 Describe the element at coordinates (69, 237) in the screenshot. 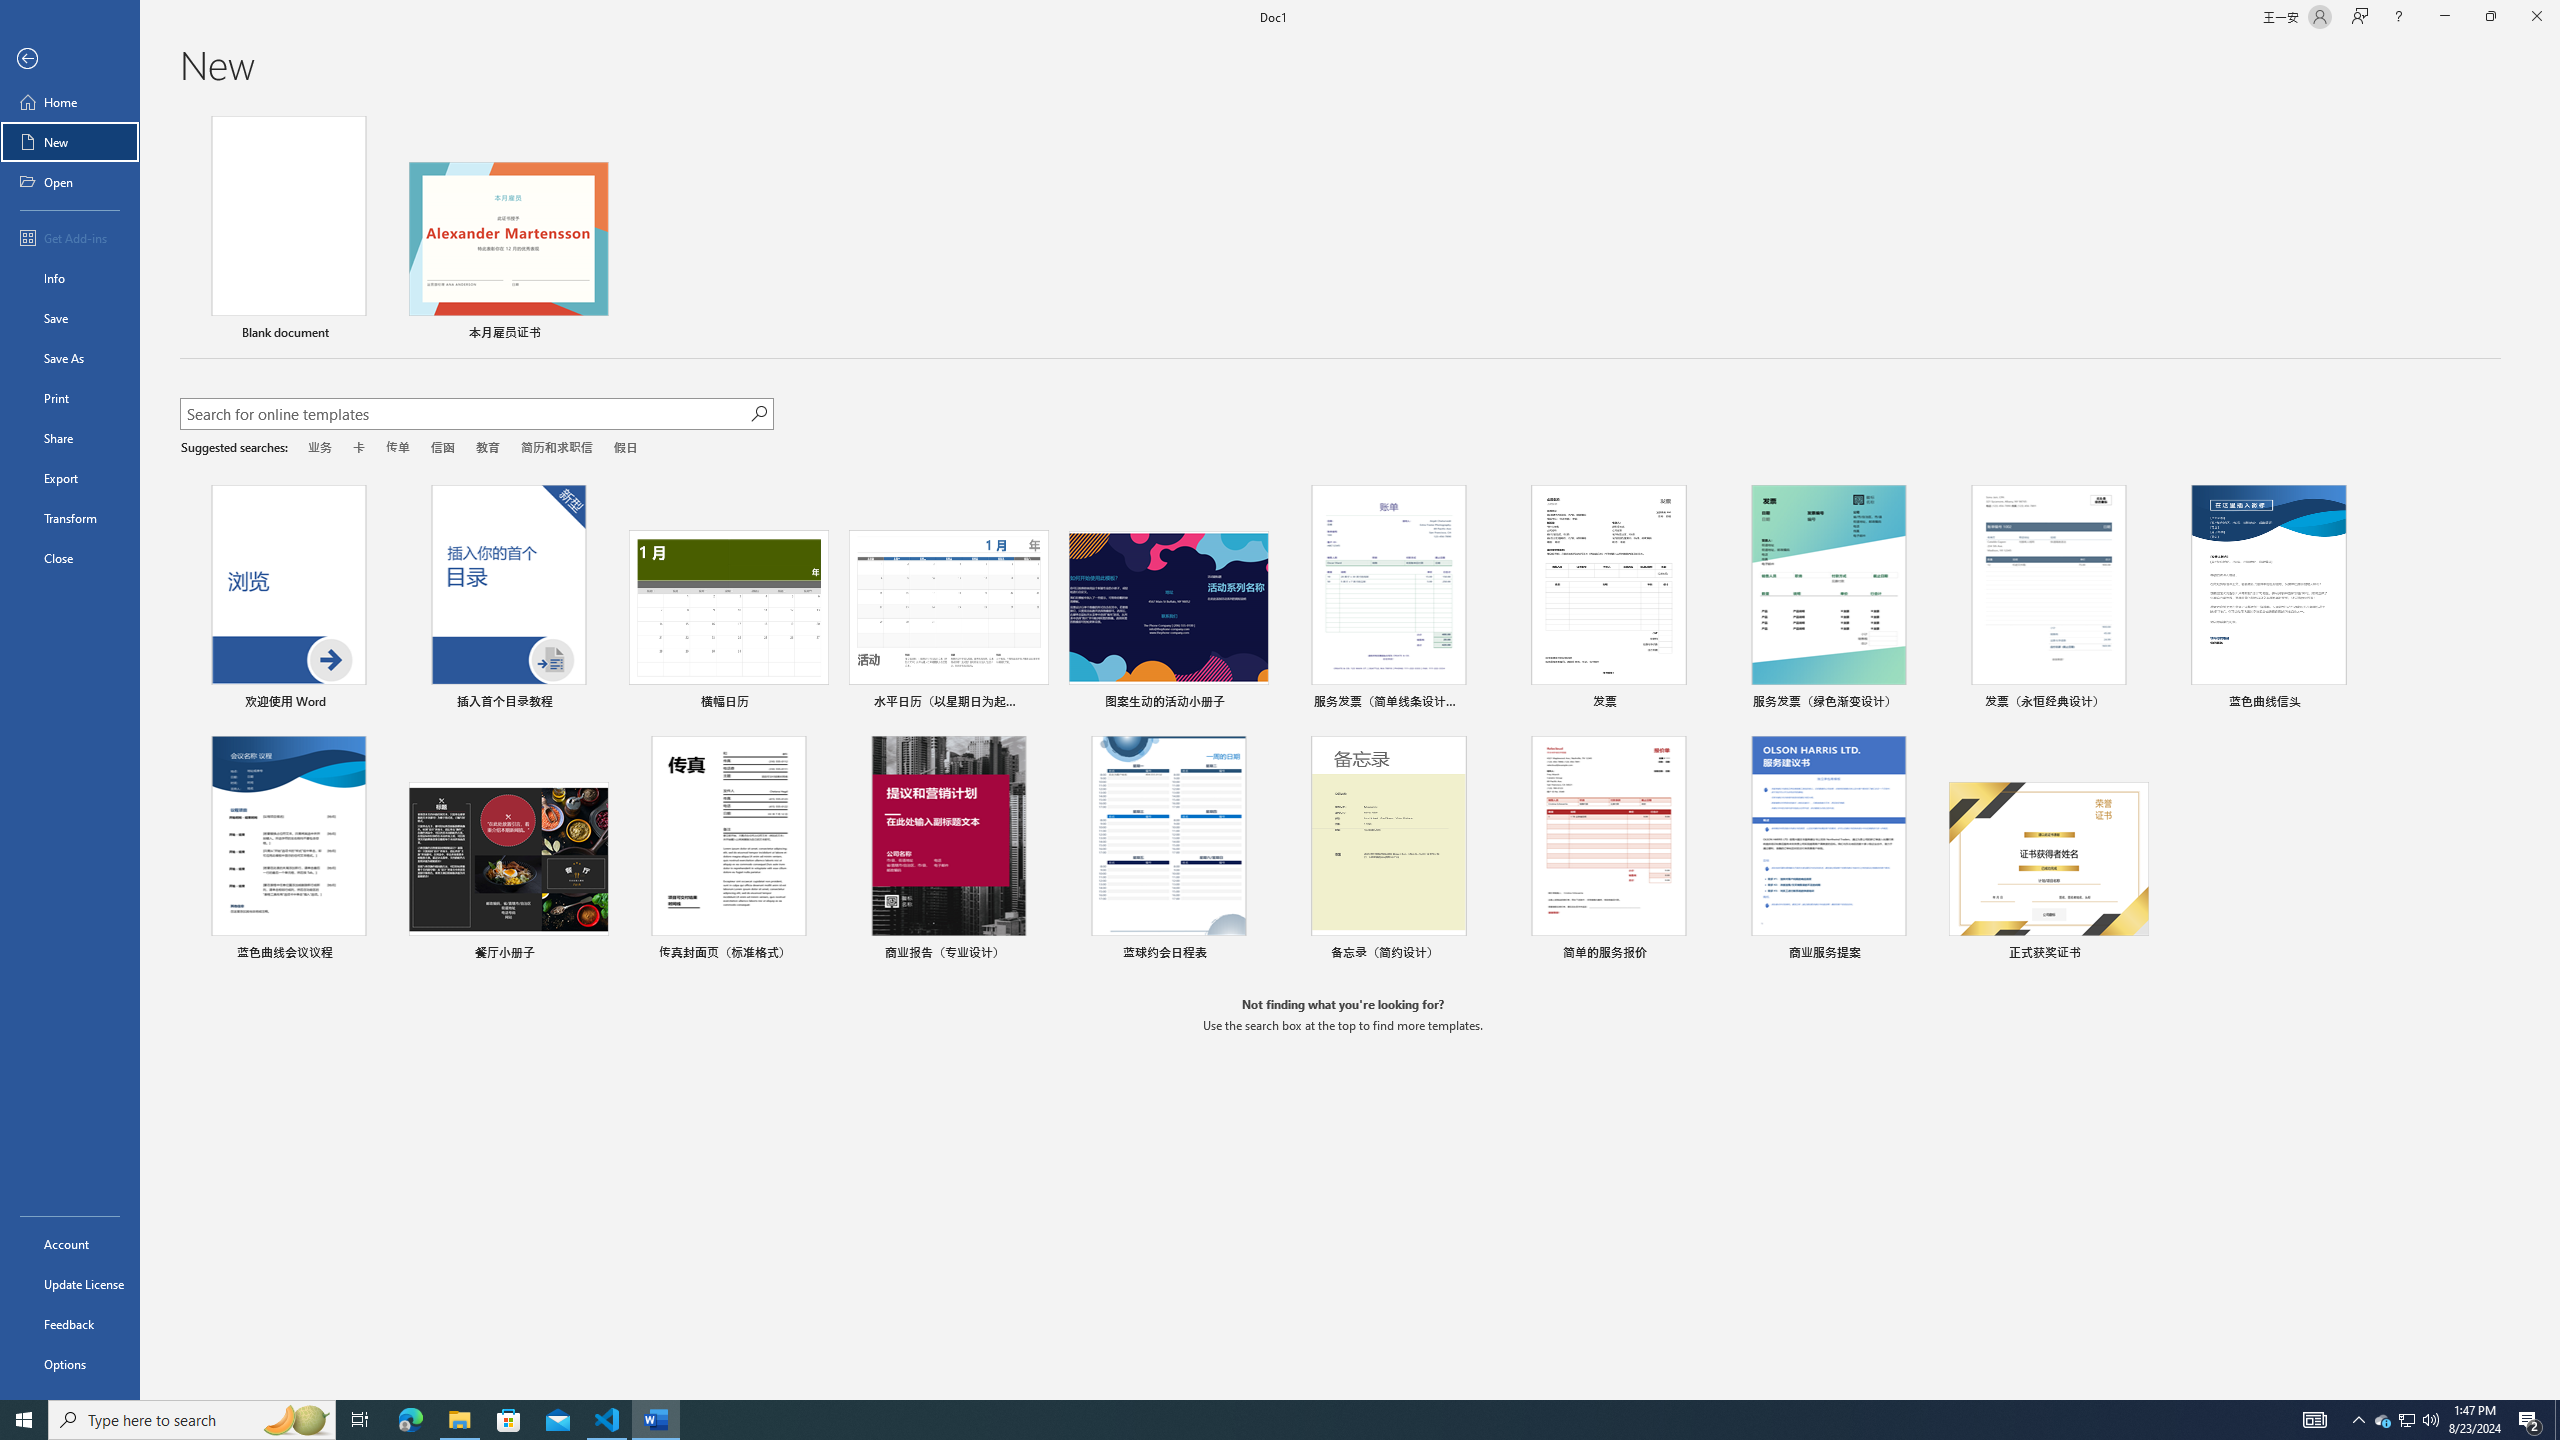

I see `'Get Add-ins'` at that location.